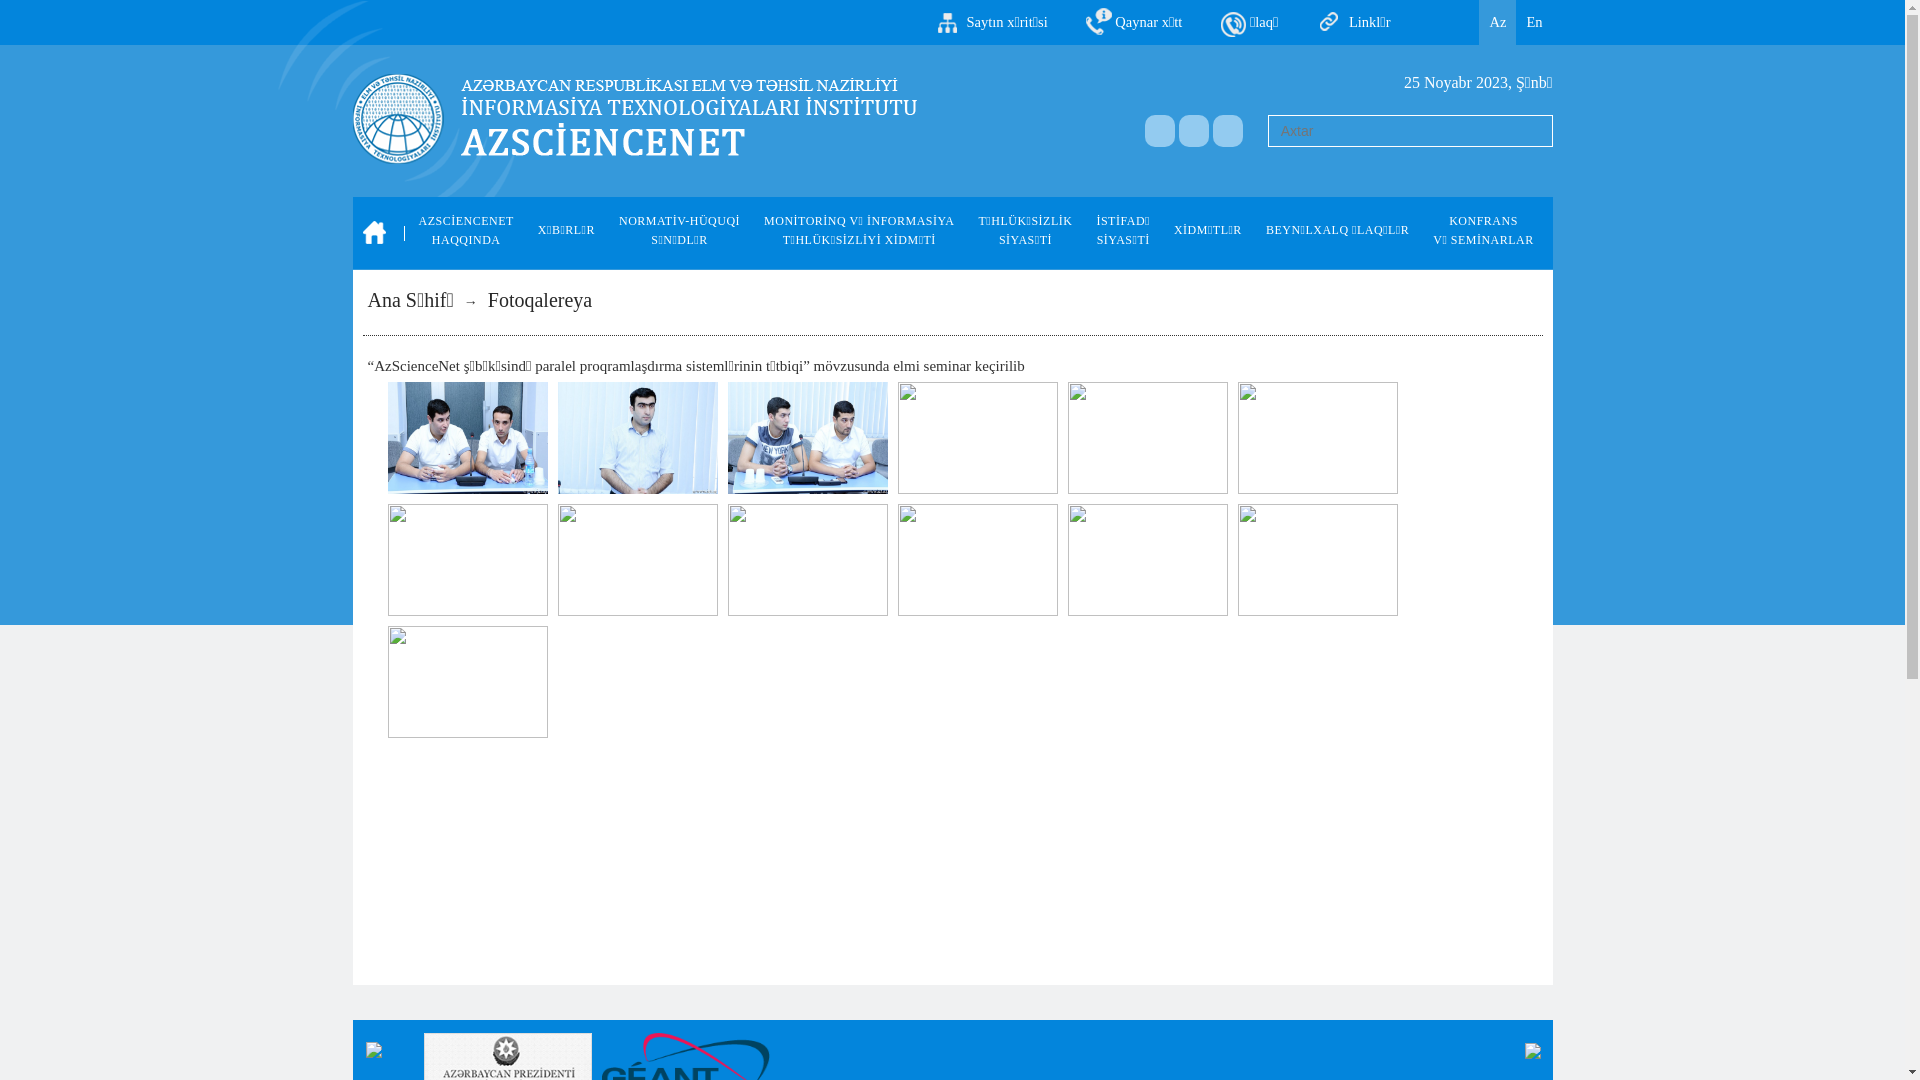  Describe the element at coordinates (539, 300) in the screenshot. I see `'Fotoqalereya'` at that location.